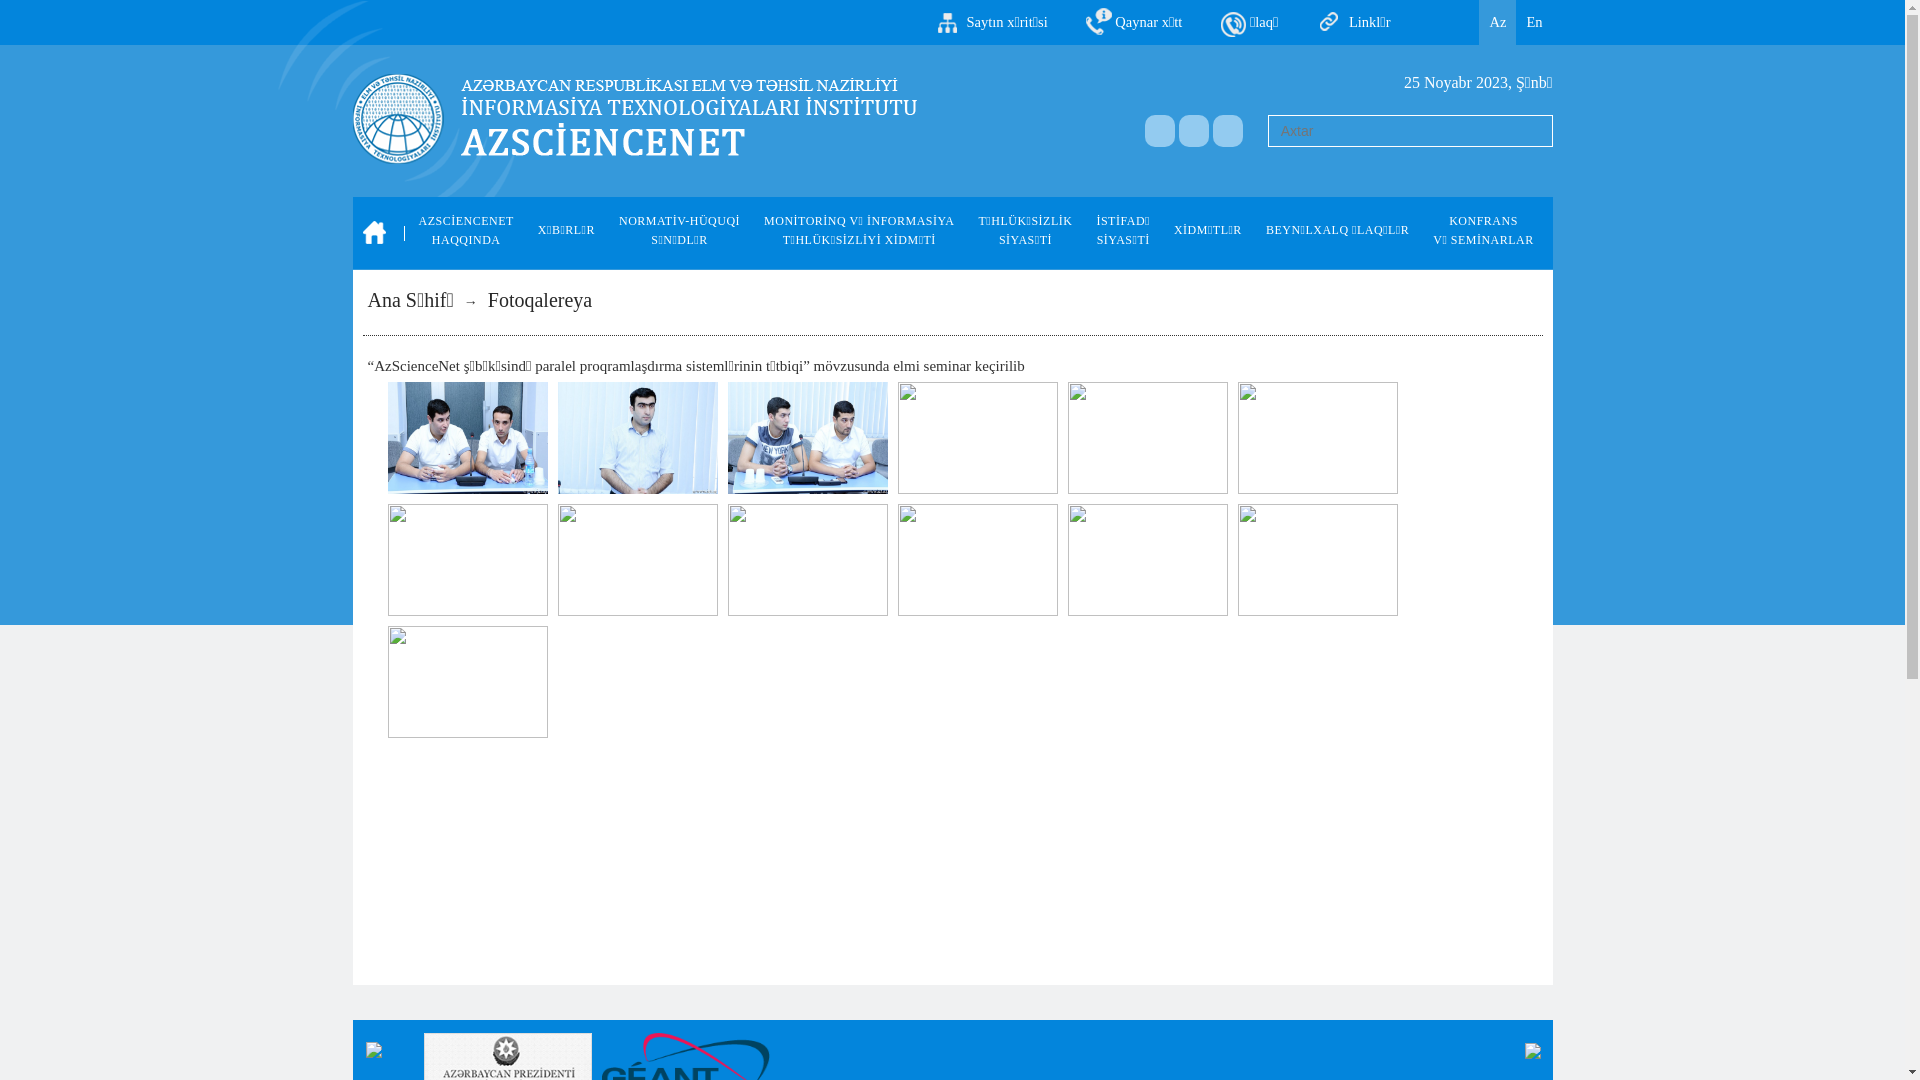  Describe the element at coordinates (539, 300) in the screenshot. I see `'Fotoqalereya'` at that location.